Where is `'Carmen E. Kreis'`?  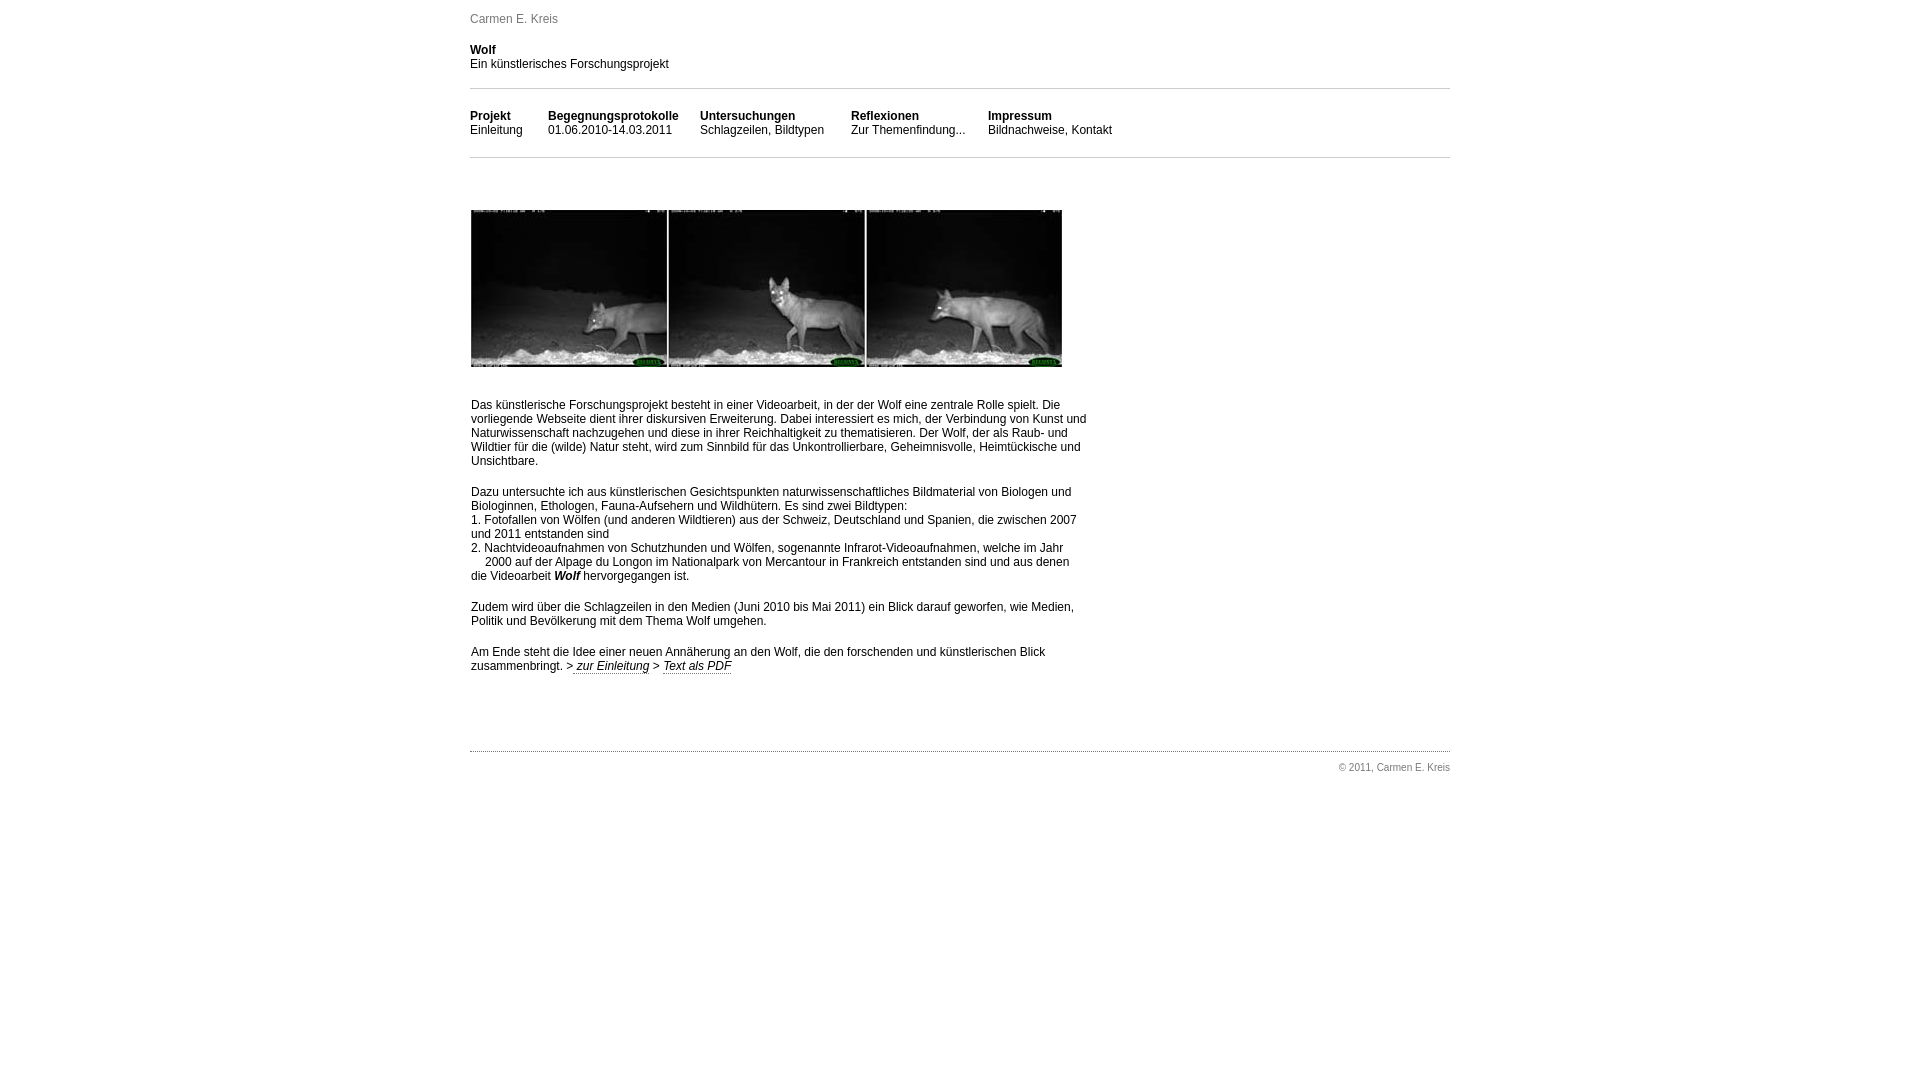 'Carmen E. Kreis' is located at coordinates (513, 19).